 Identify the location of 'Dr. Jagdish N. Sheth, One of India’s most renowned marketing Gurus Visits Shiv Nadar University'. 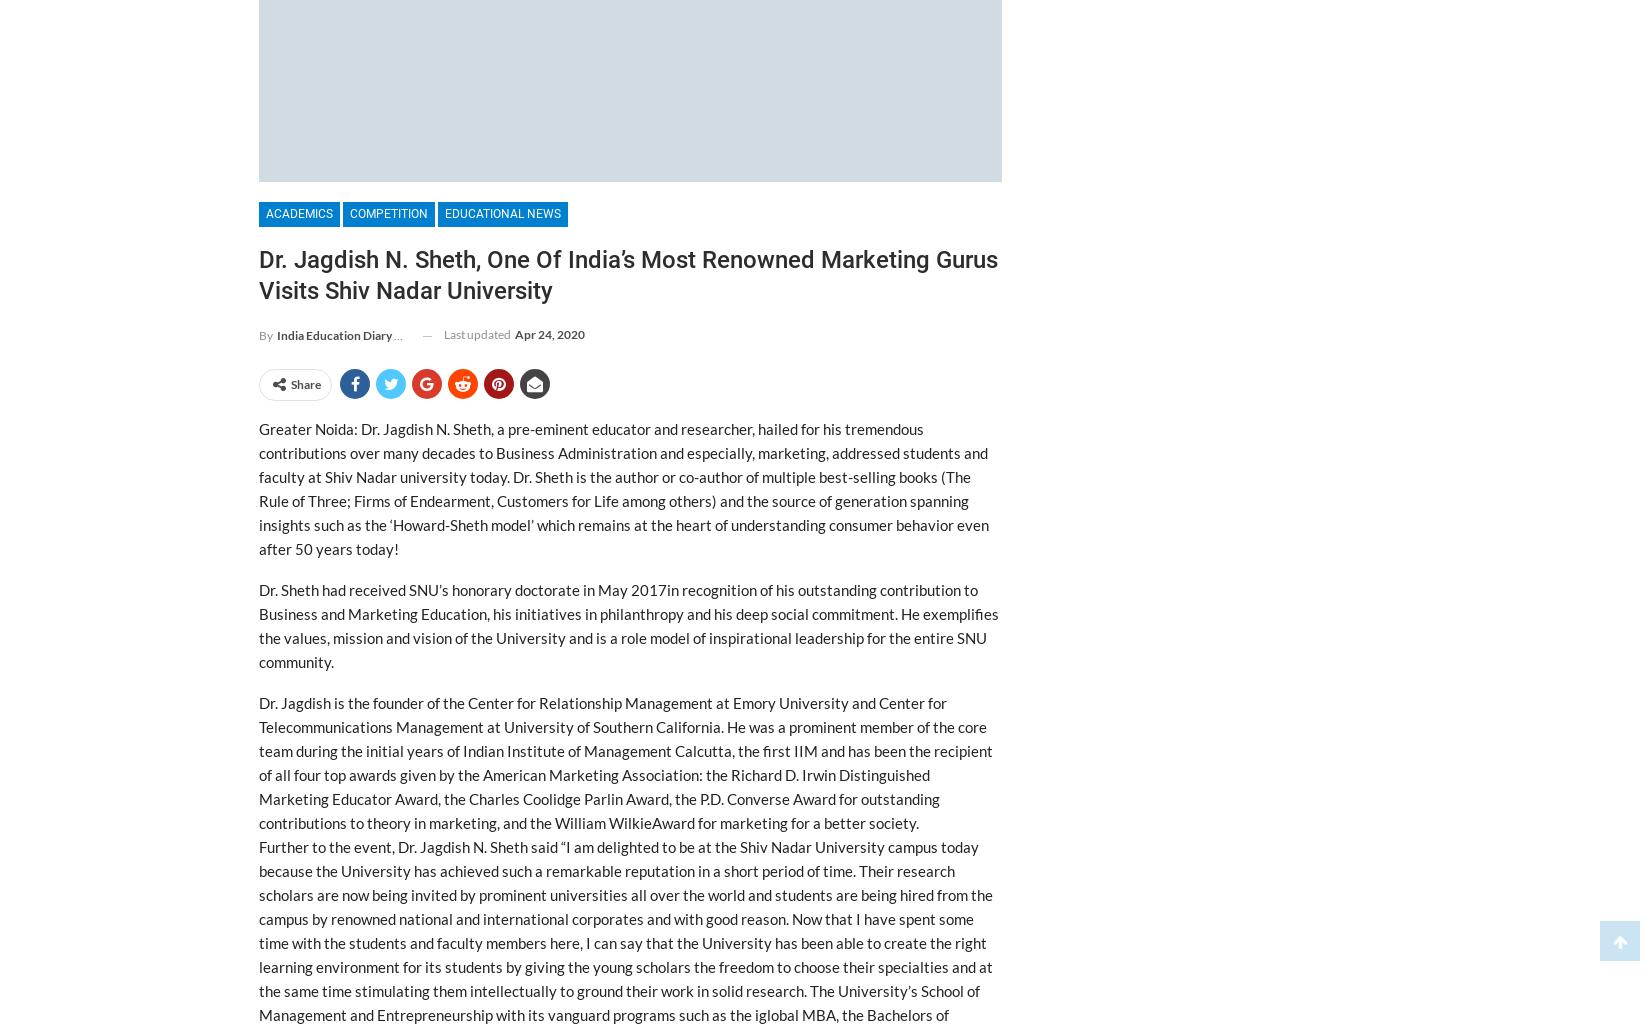
(627, 274).